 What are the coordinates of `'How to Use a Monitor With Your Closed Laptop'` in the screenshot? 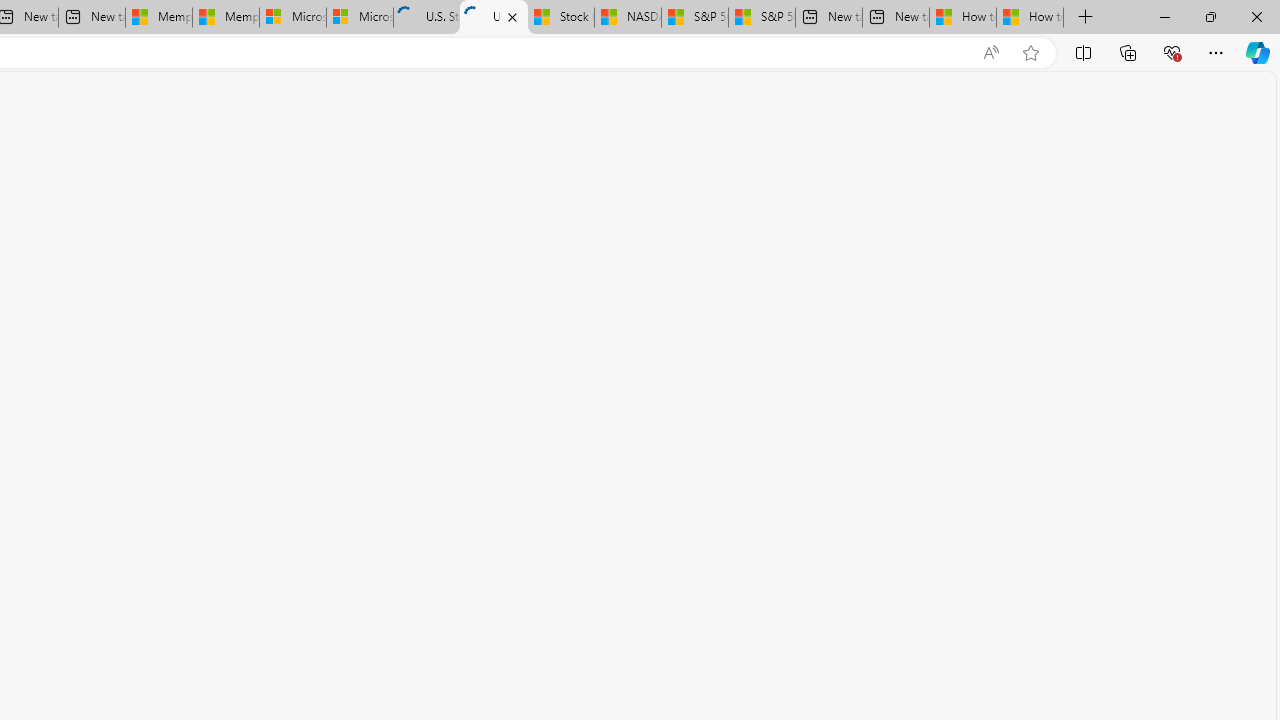 It's located at (1030, 17).